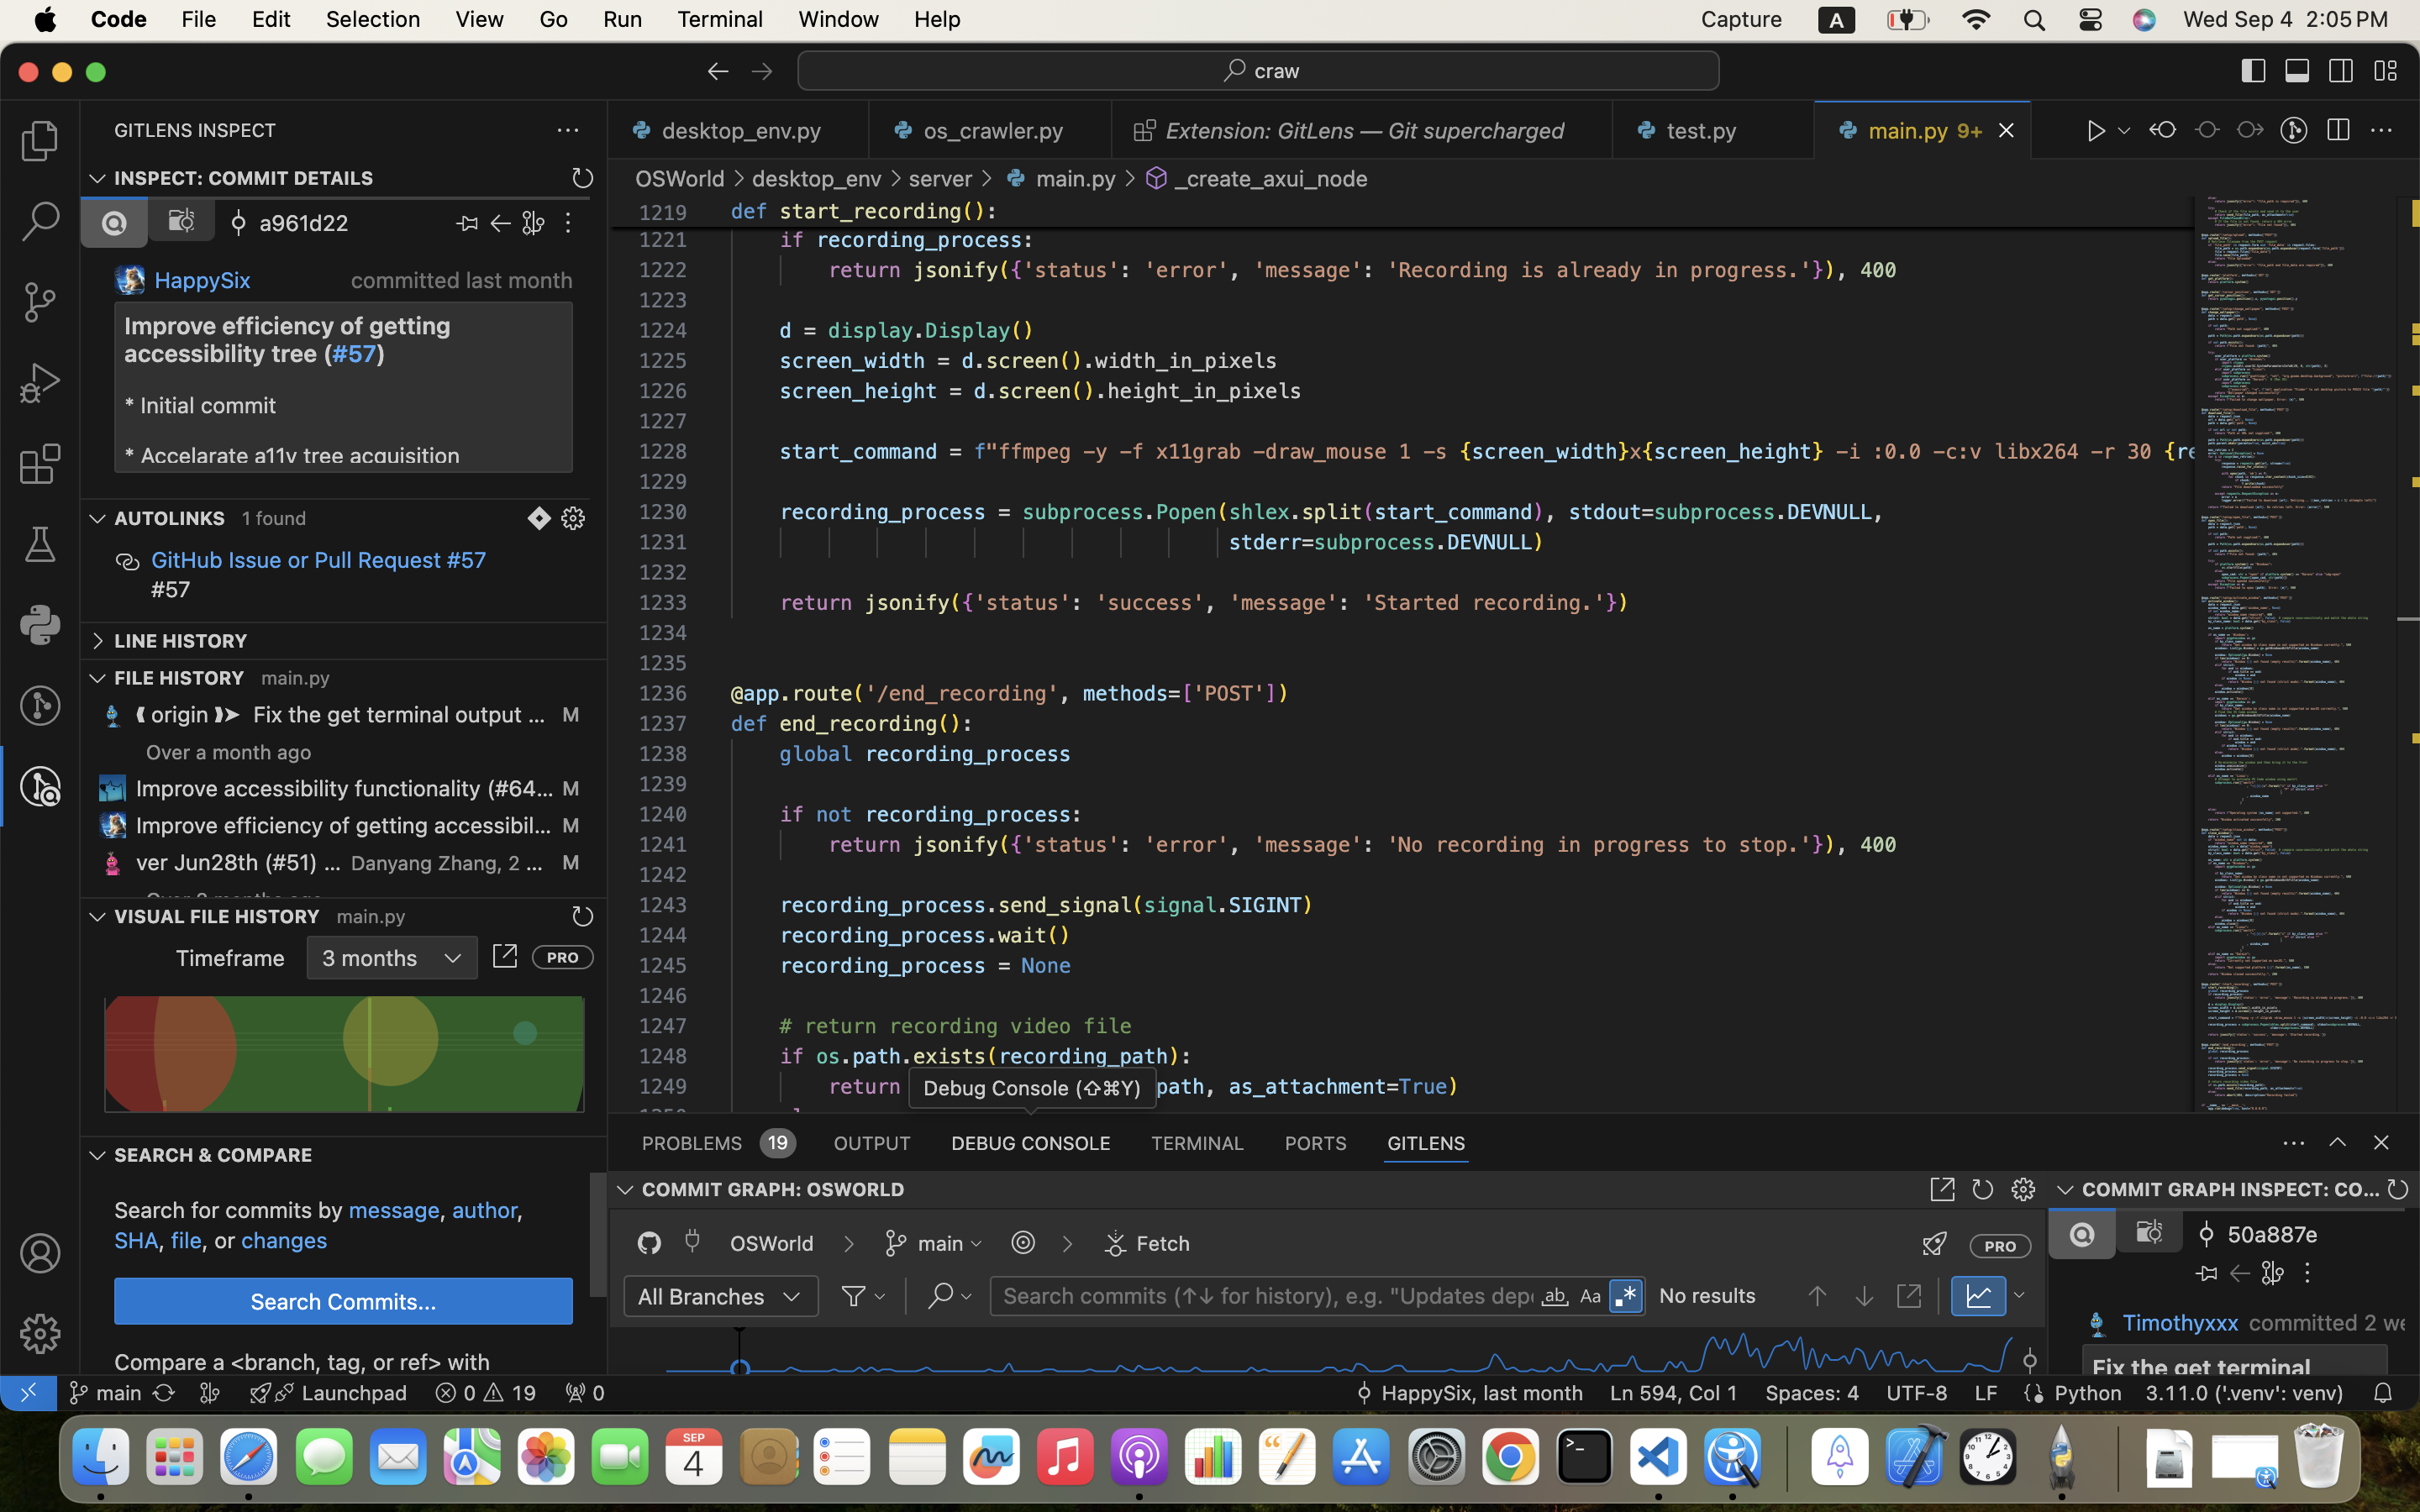 The width and height of the screenshot is (2420, 1512). Describe the element at coordinates (2340, 70) in the screenshot. I see `''` at that location.